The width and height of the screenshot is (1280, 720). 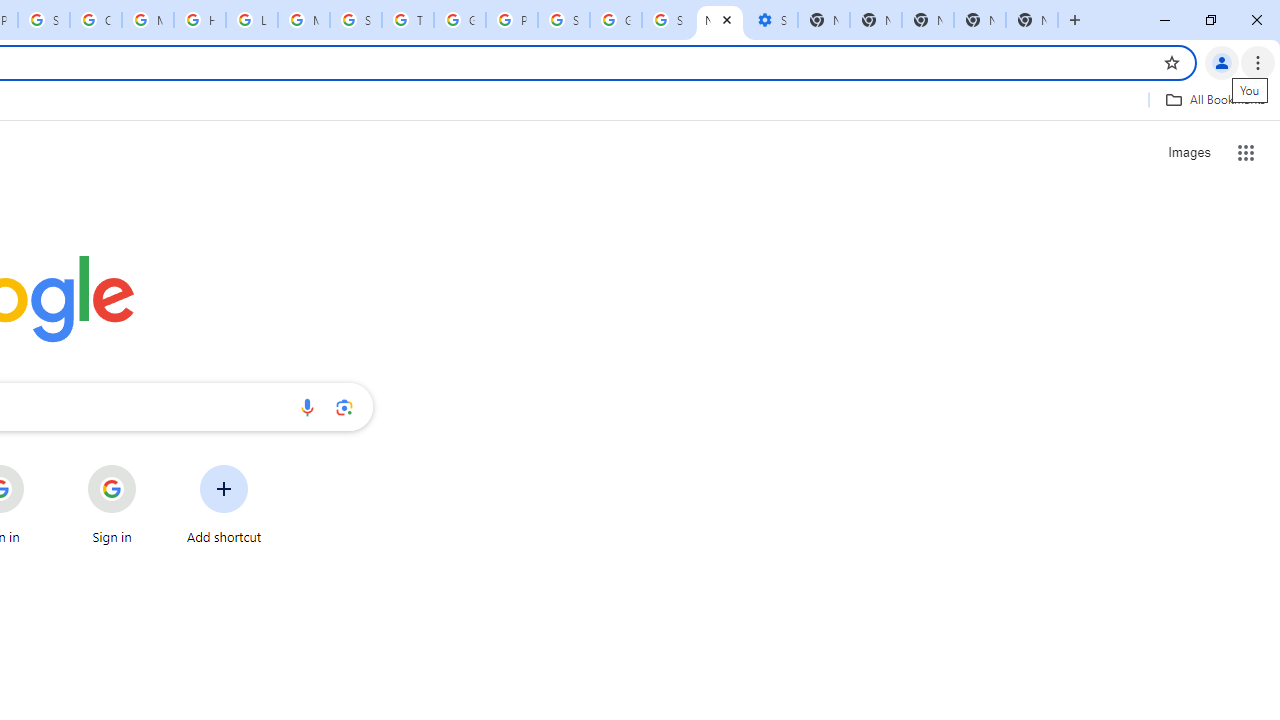 What do you see at coordinates (770, 20) in the screenshot?
I see `'Settings - Performance'` at bounding box center [770, 20].